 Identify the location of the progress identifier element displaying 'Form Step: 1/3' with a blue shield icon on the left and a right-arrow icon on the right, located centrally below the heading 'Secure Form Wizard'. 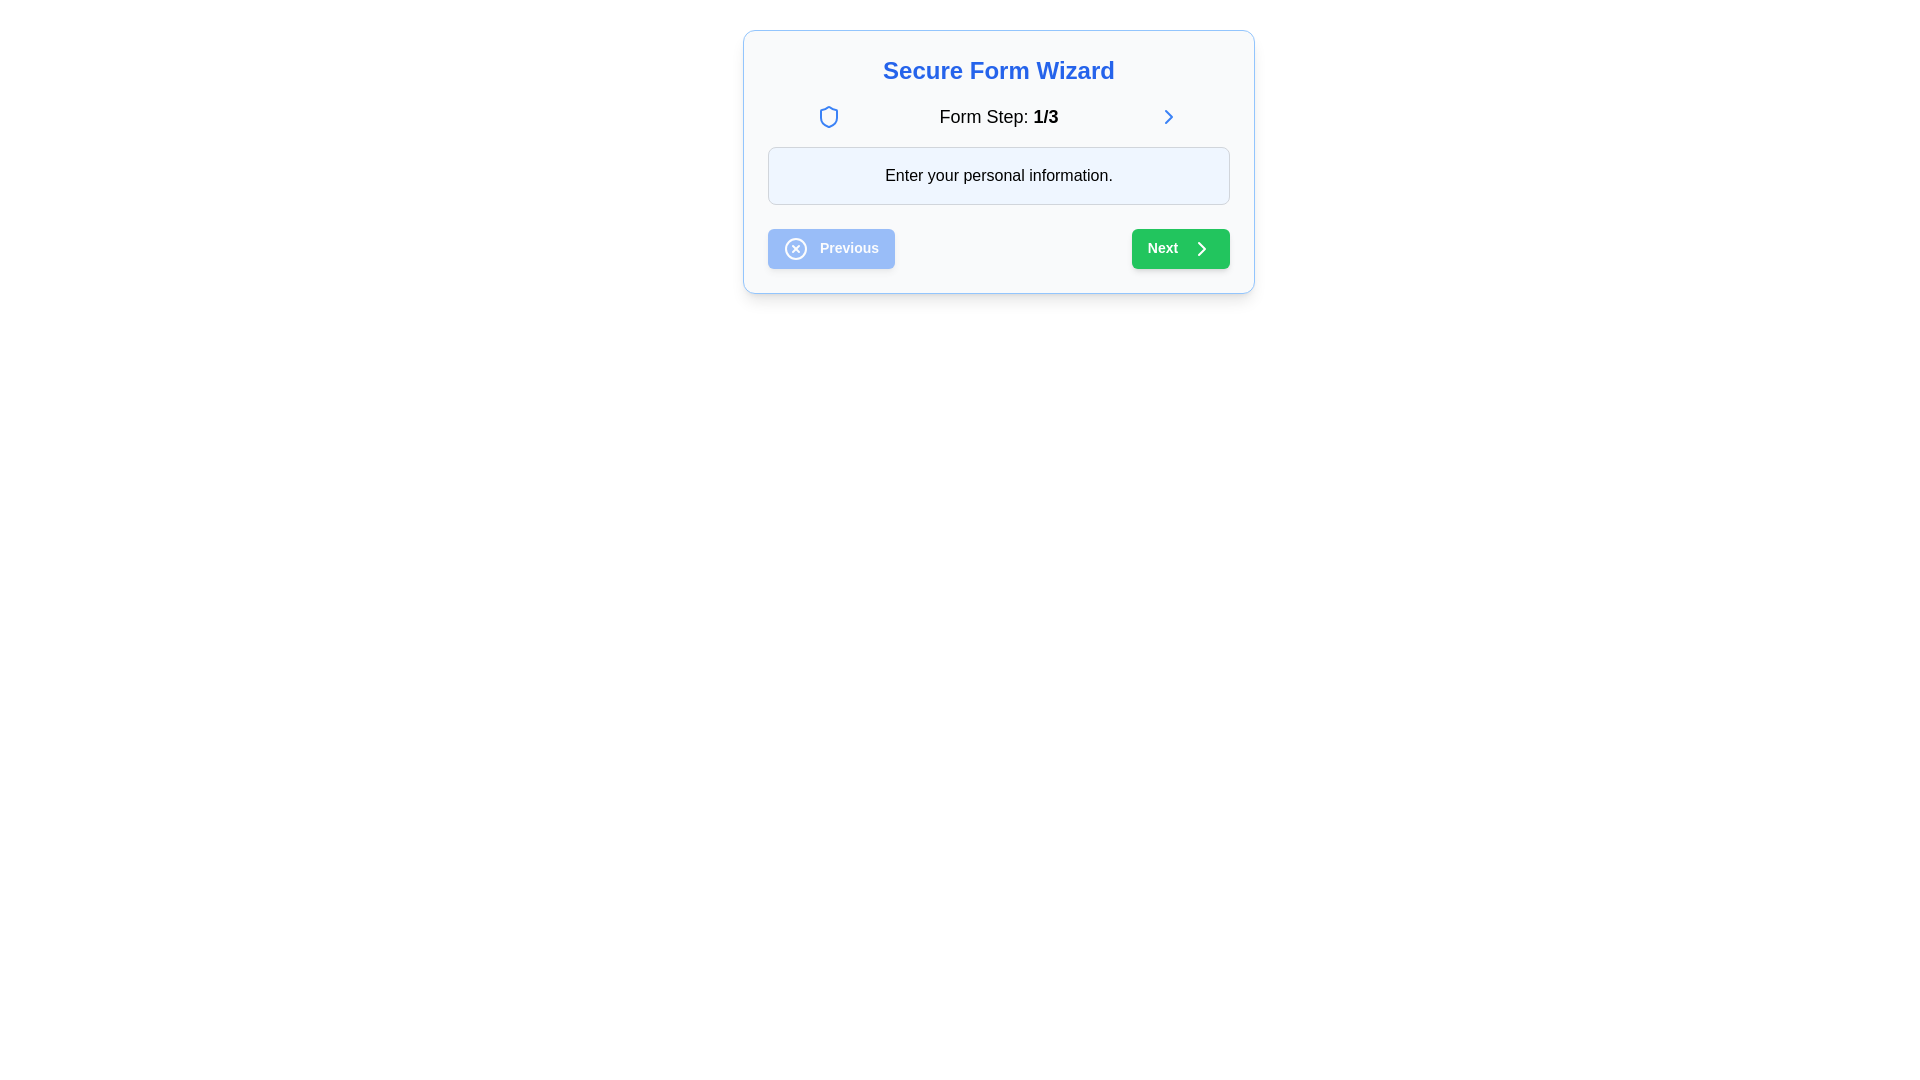
(998, 116).